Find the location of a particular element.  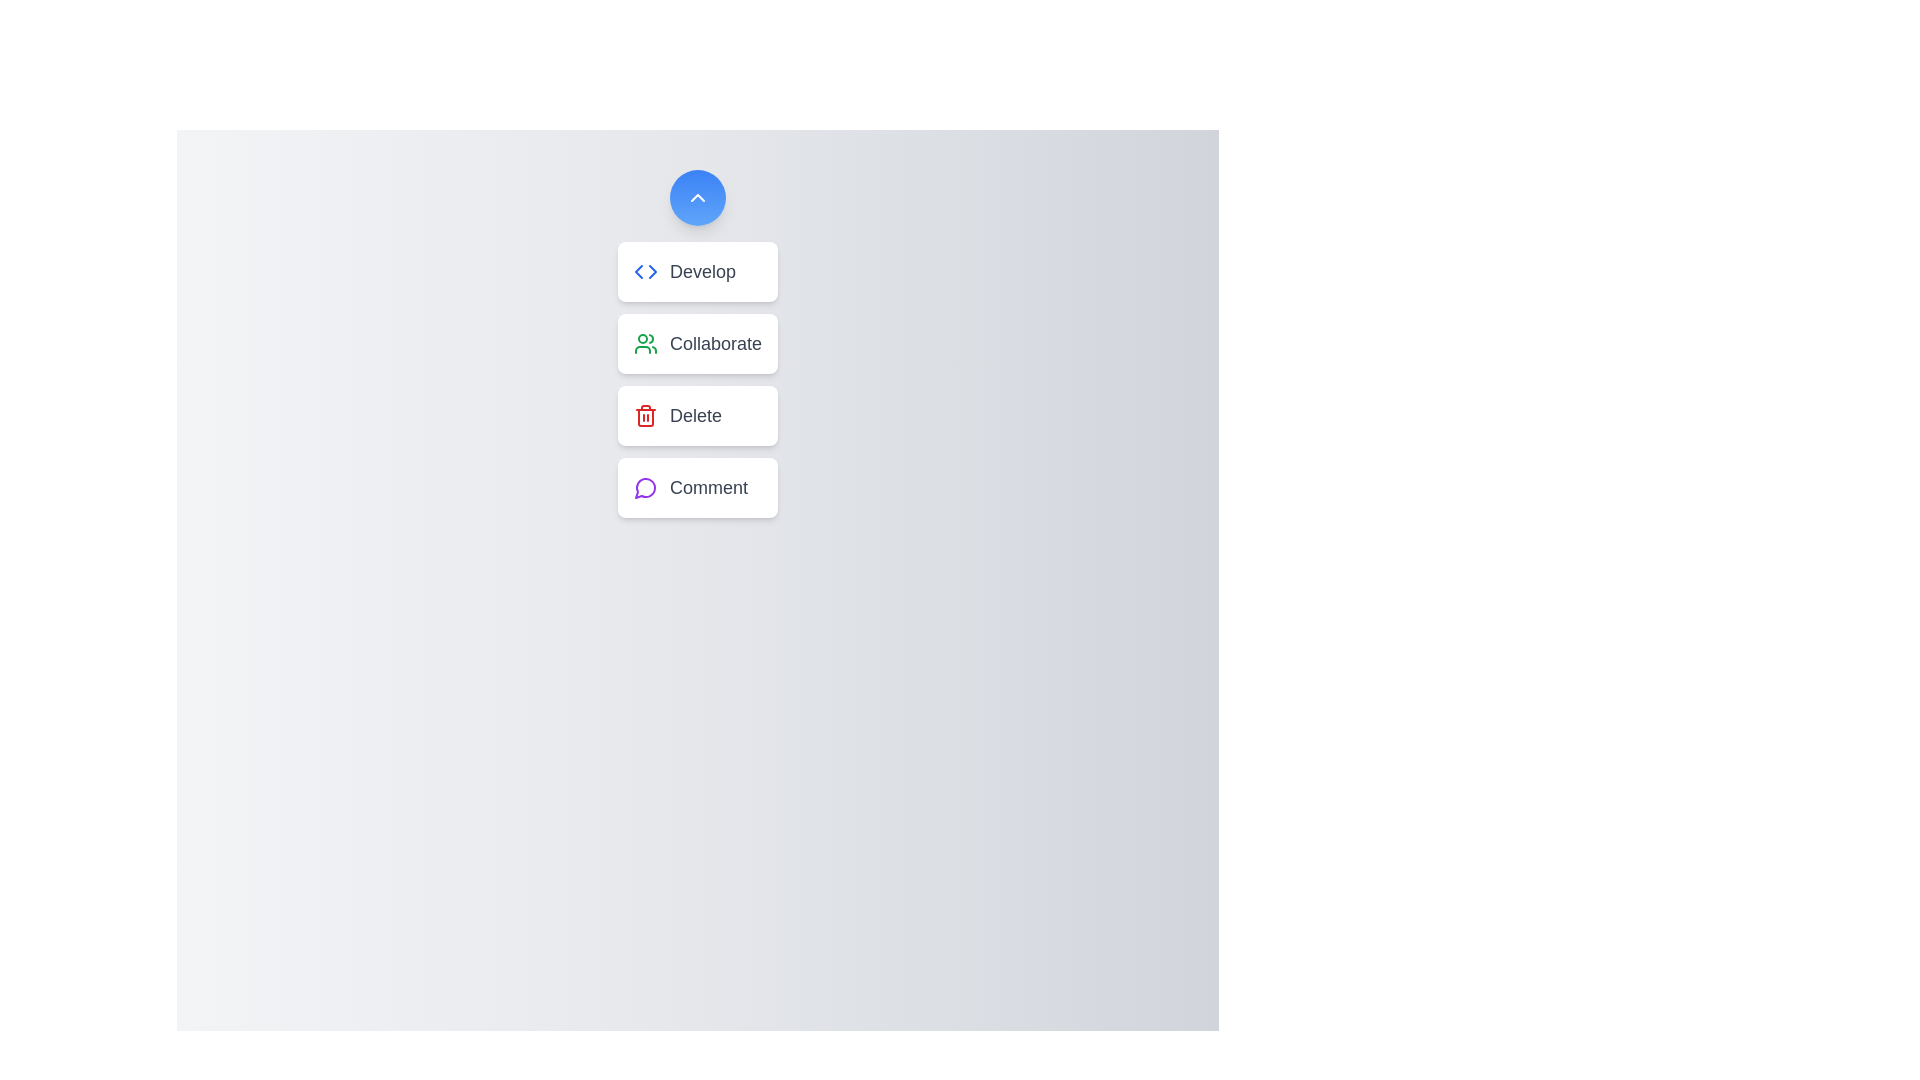

the button labeled Develop is located at coordinates (697, 272).